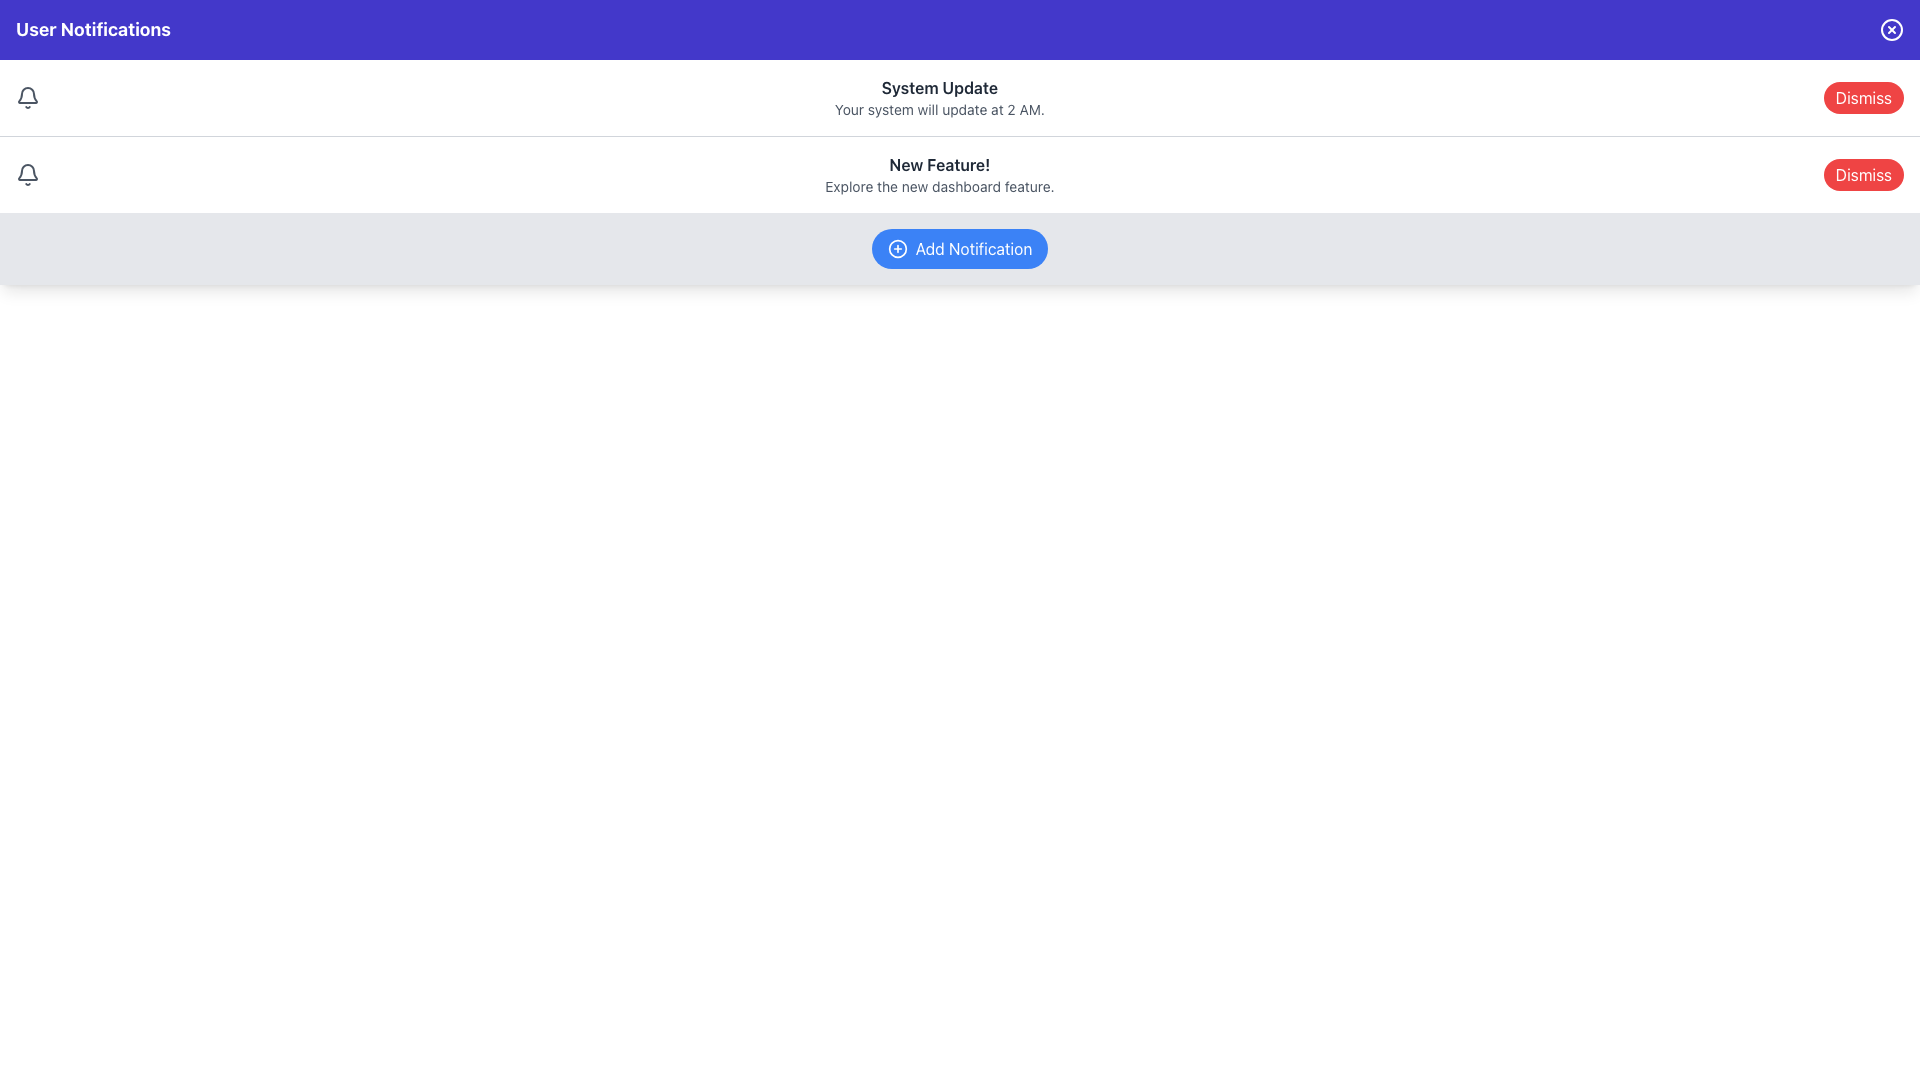 The width and height of the screenshot is (1920, 1080). Describe the element at coordinates (938, 87) in the screenshot. I see `text label displaying 'System Update' which is styled in bold dark gray and positioned at the top of the notification card` at that location.